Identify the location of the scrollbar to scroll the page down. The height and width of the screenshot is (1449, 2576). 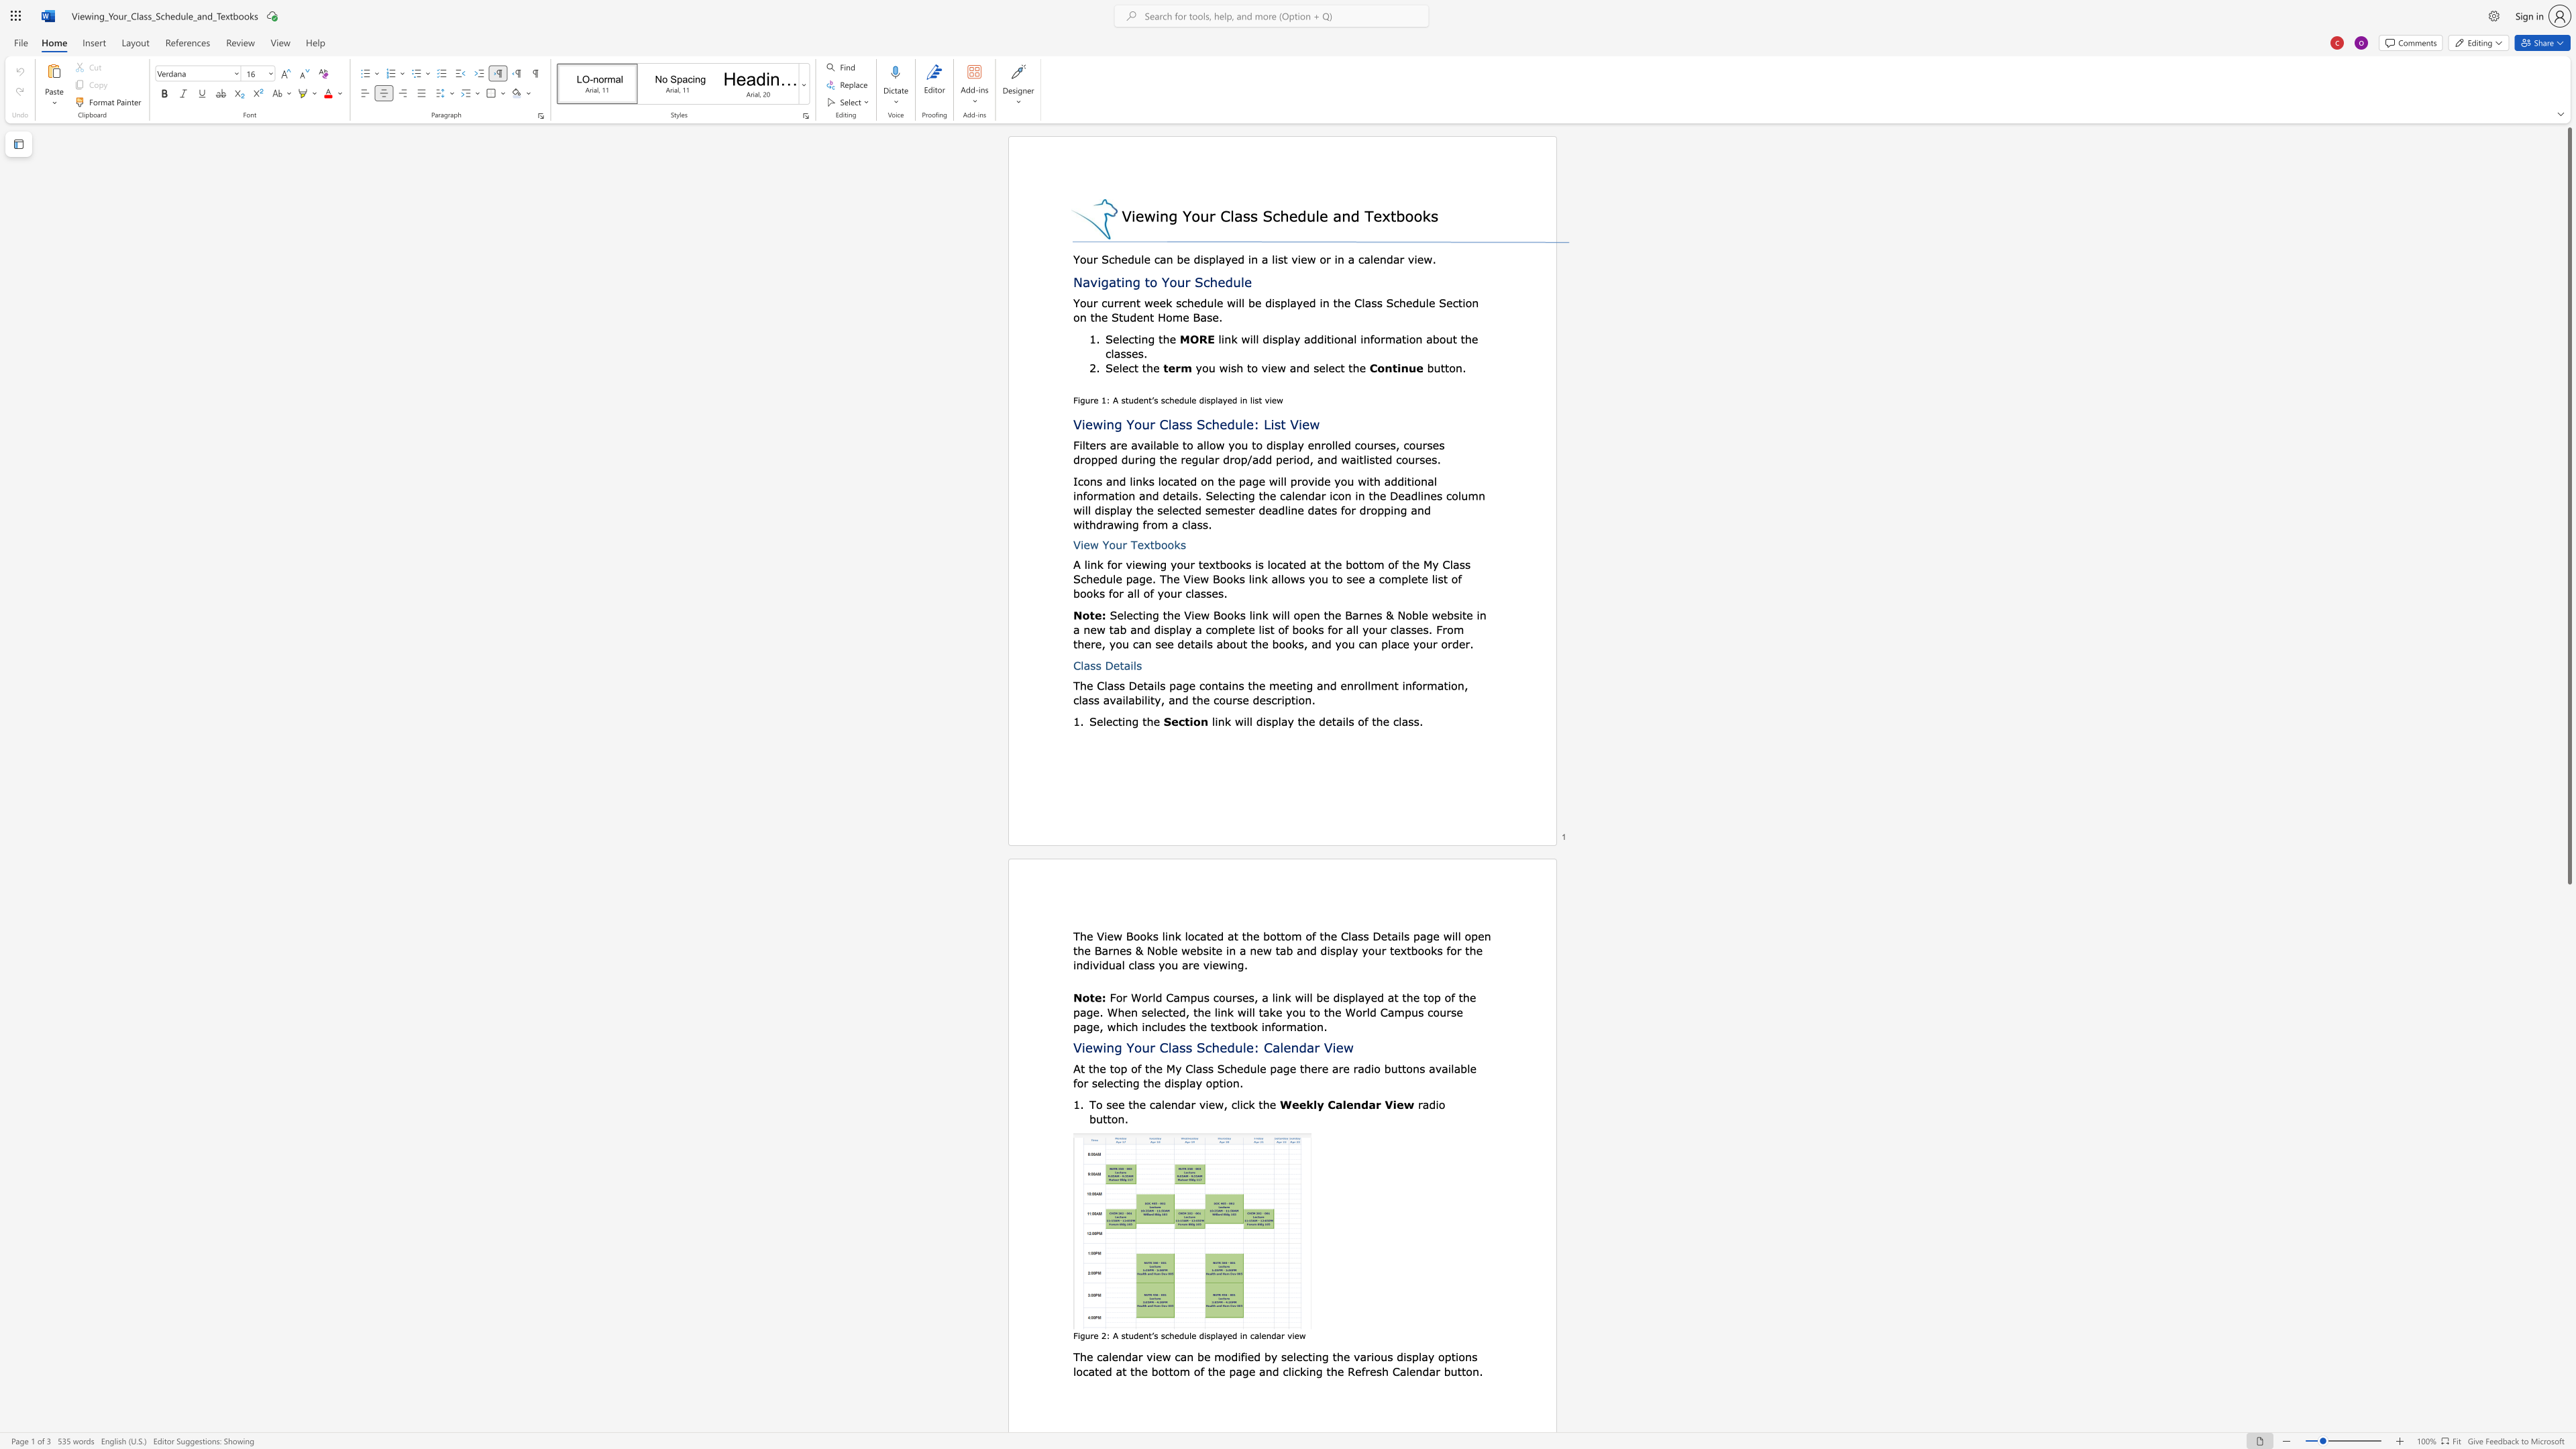
(2568, 1120).